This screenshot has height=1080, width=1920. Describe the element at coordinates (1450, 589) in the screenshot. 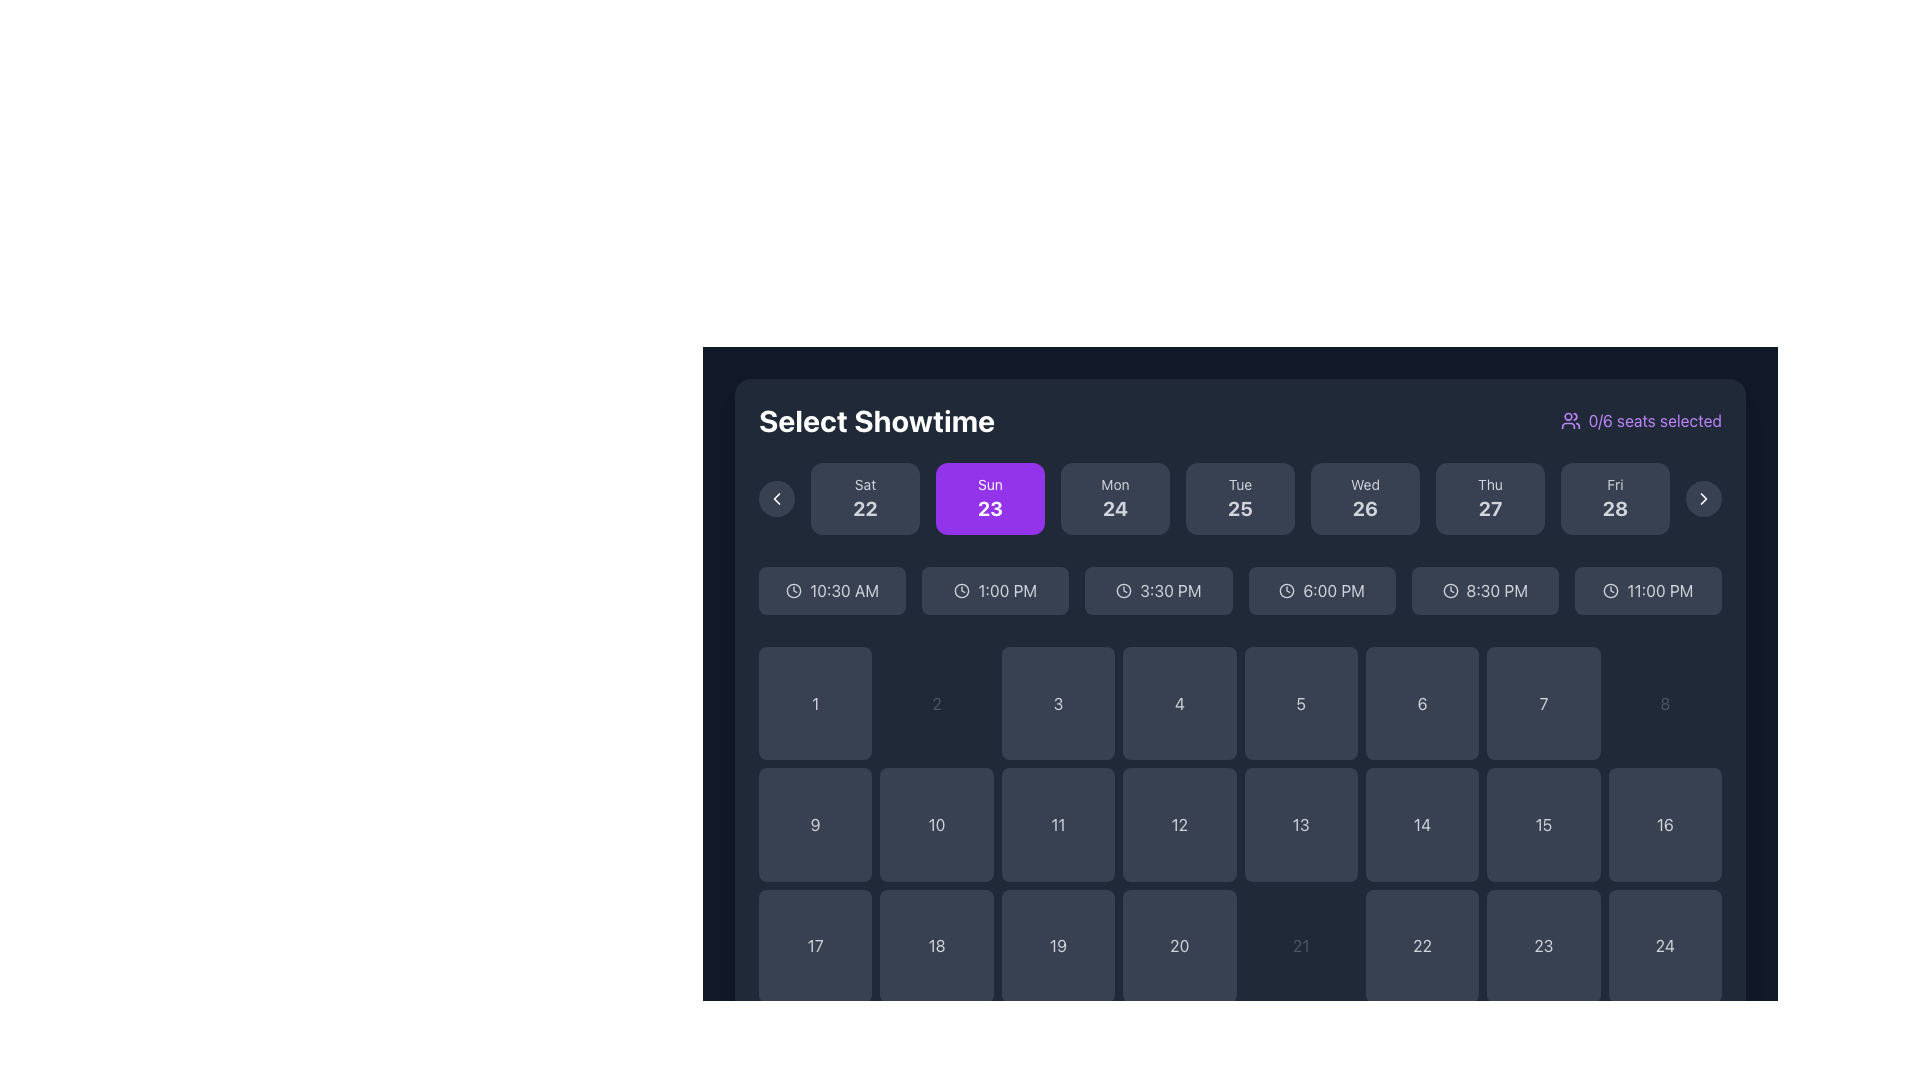

I see `the central circular graphical element of the clock icon representing the time slot '8:30 PM' on Thursday, 27th` at that location.